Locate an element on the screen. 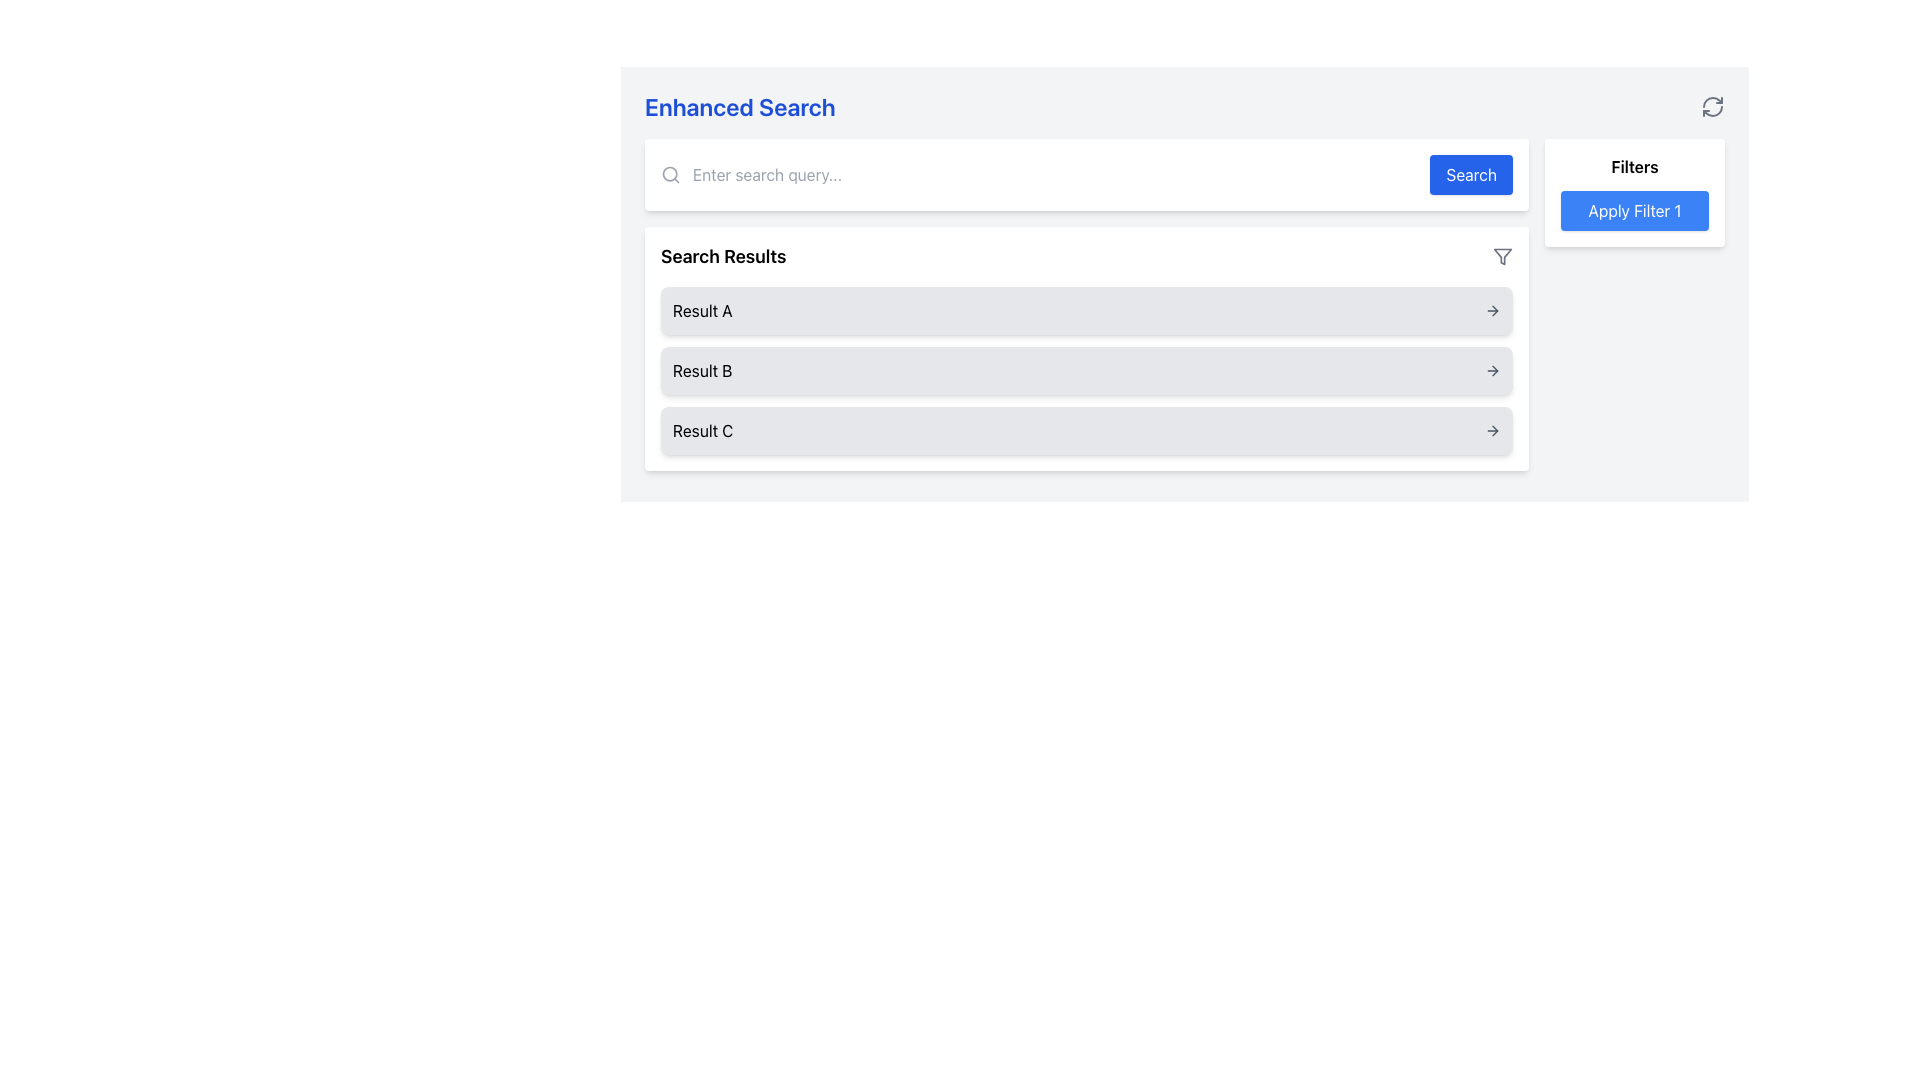 Image resolution: width=1920 pixels, height=1080 pixels. the first text label in the 'Search Results' section, which is a non-interactive title for the item it represents is located at coordinates (702, 311).